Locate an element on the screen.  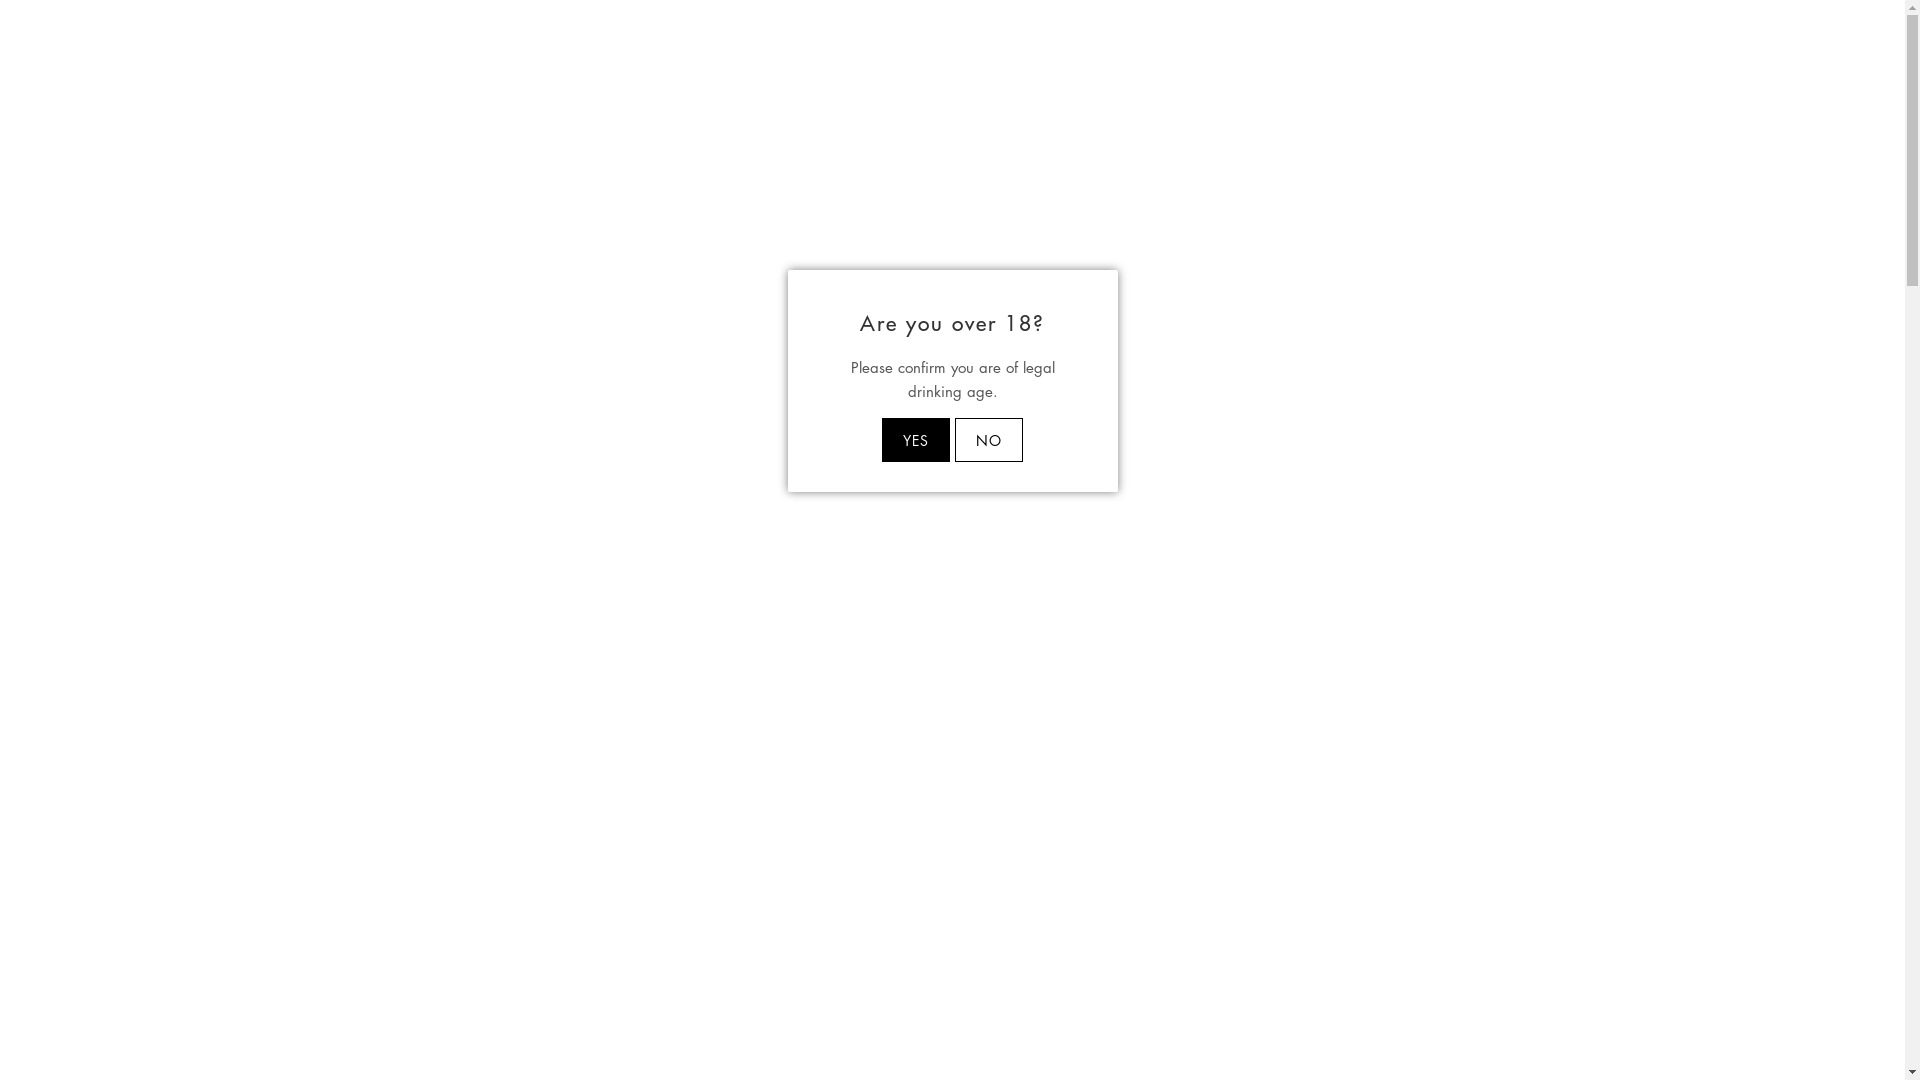
'WINE CLUB' is located at coordinates (1127, 144).